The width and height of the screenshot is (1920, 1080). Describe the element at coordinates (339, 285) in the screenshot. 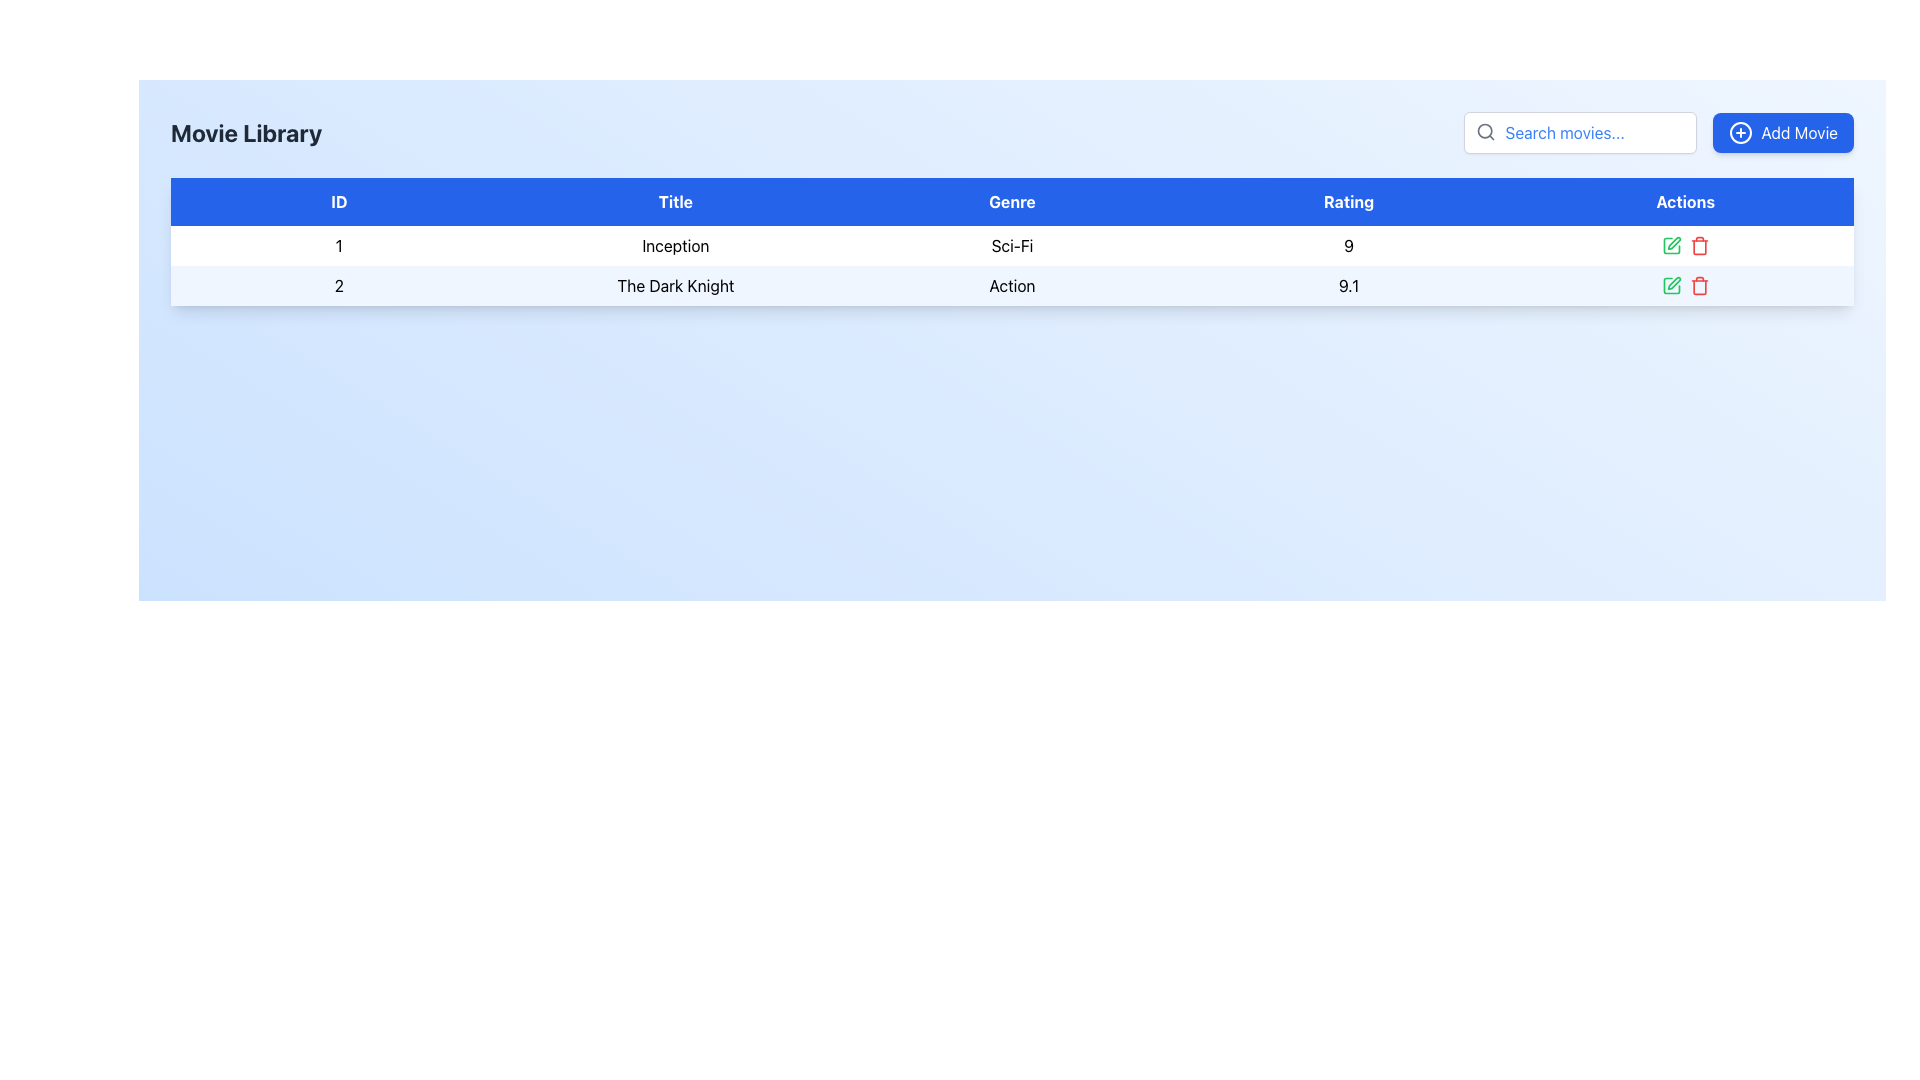

I see `the table cell that identifies the row for the movie 'The Dark Knight', which is located in the second row under the ID column` at that location.